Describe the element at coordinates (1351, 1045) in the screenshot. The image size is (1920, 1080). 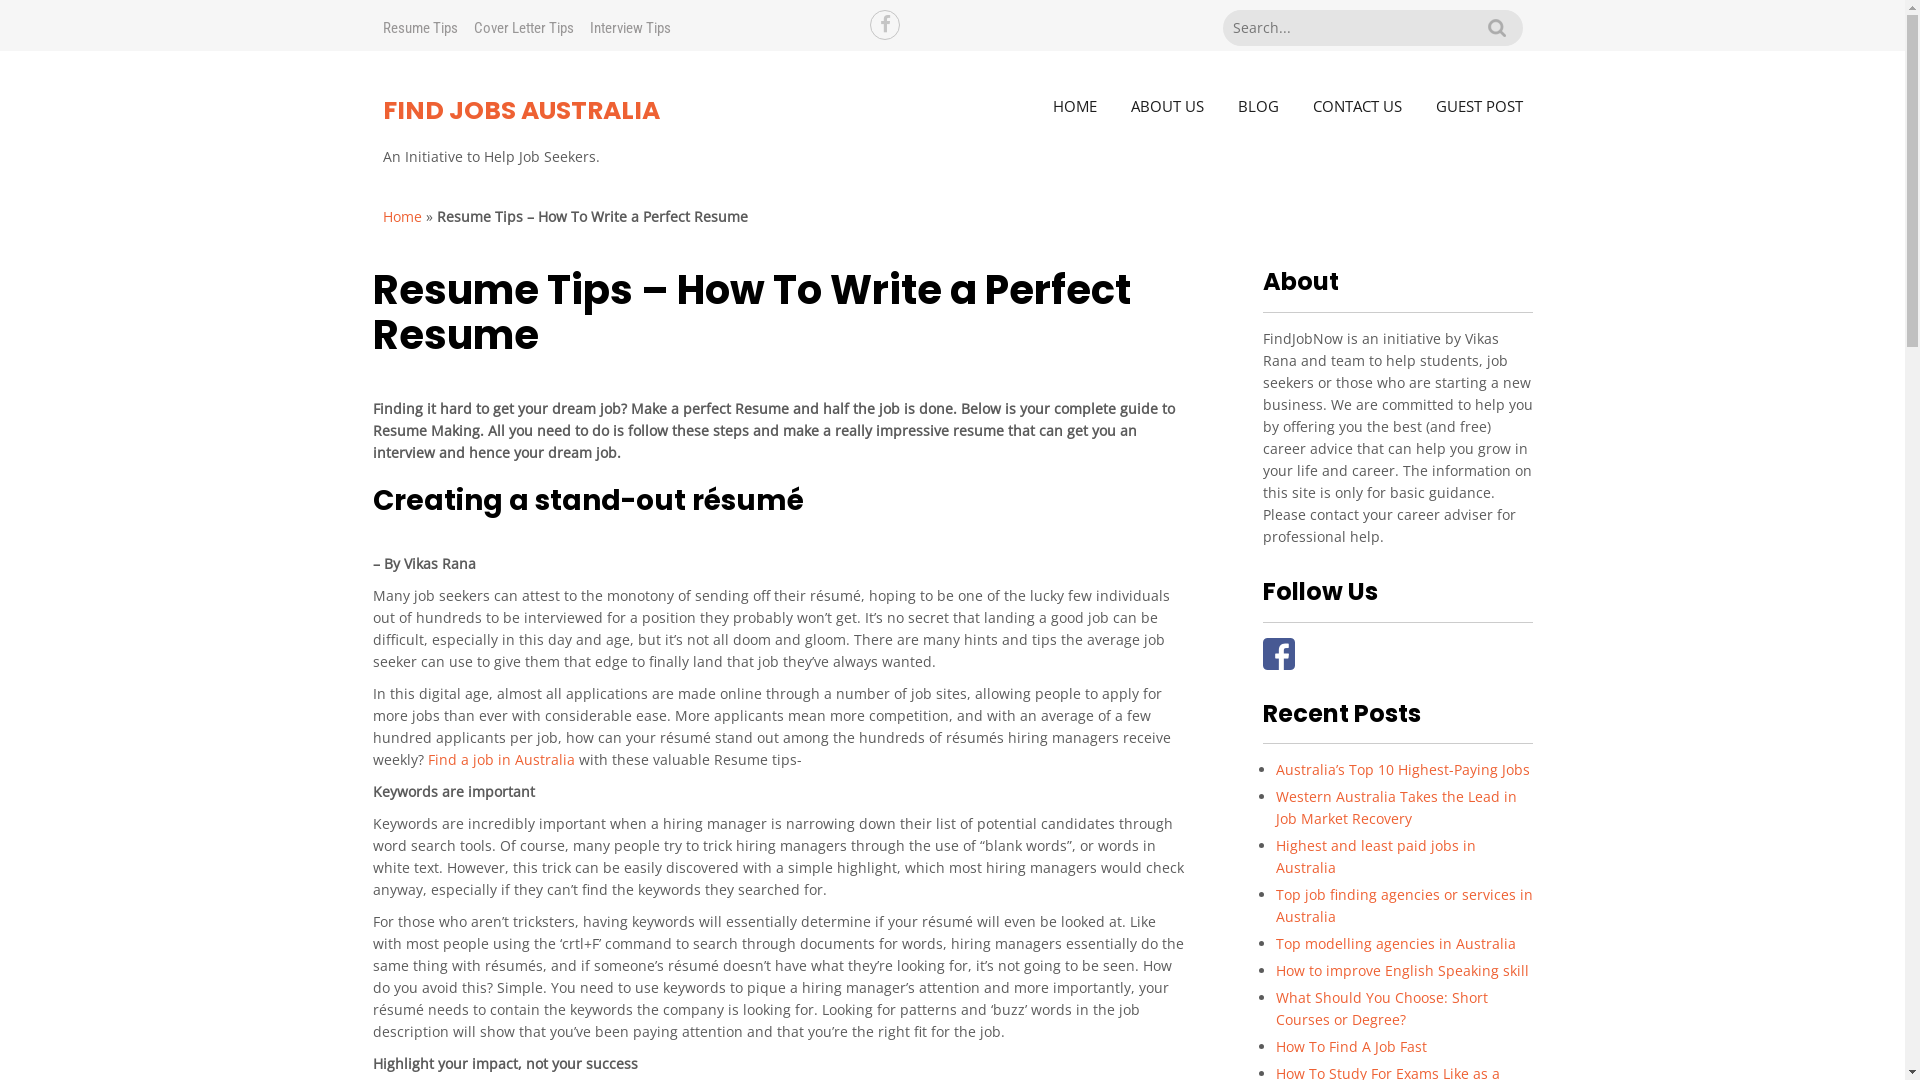
I see `'How To Find A Job Fast'` at that location.